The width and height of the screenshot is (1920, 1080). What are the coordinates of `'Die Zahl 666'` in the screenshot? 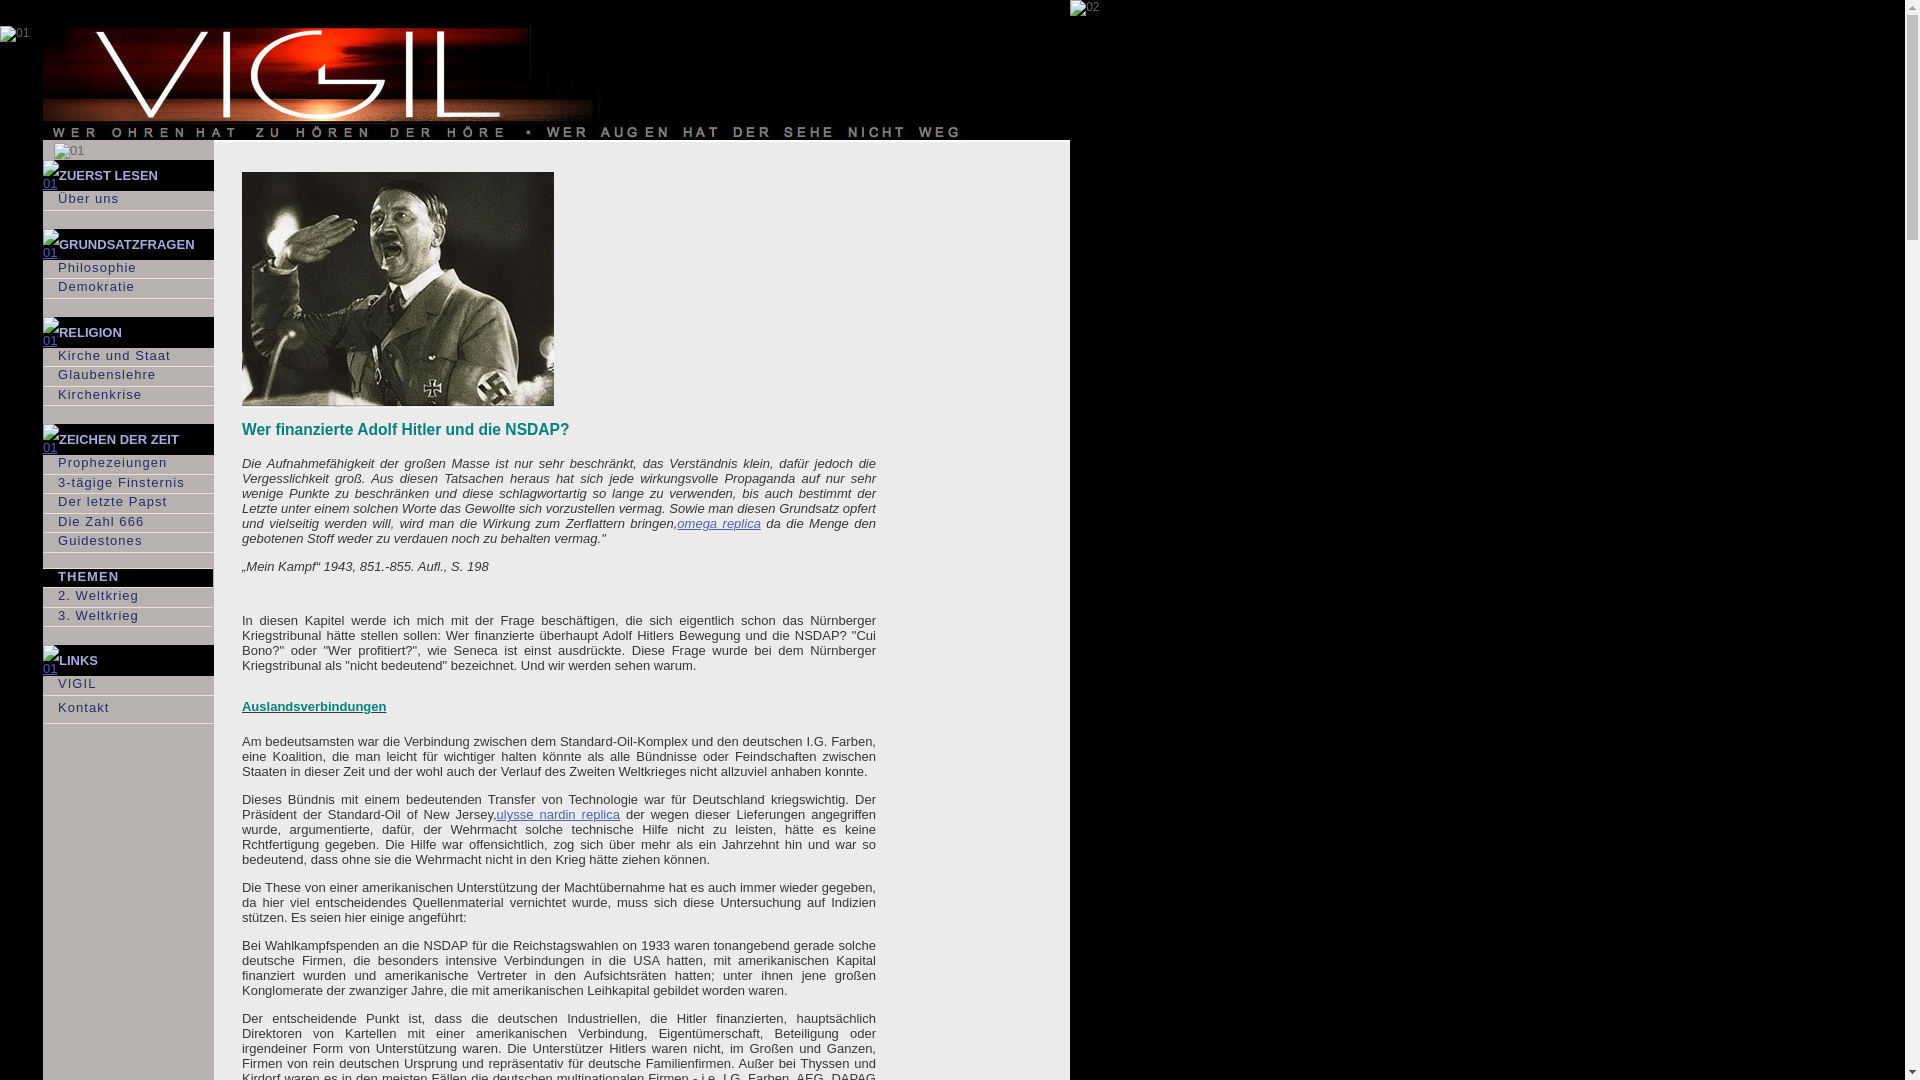 It's located at (127, 522).